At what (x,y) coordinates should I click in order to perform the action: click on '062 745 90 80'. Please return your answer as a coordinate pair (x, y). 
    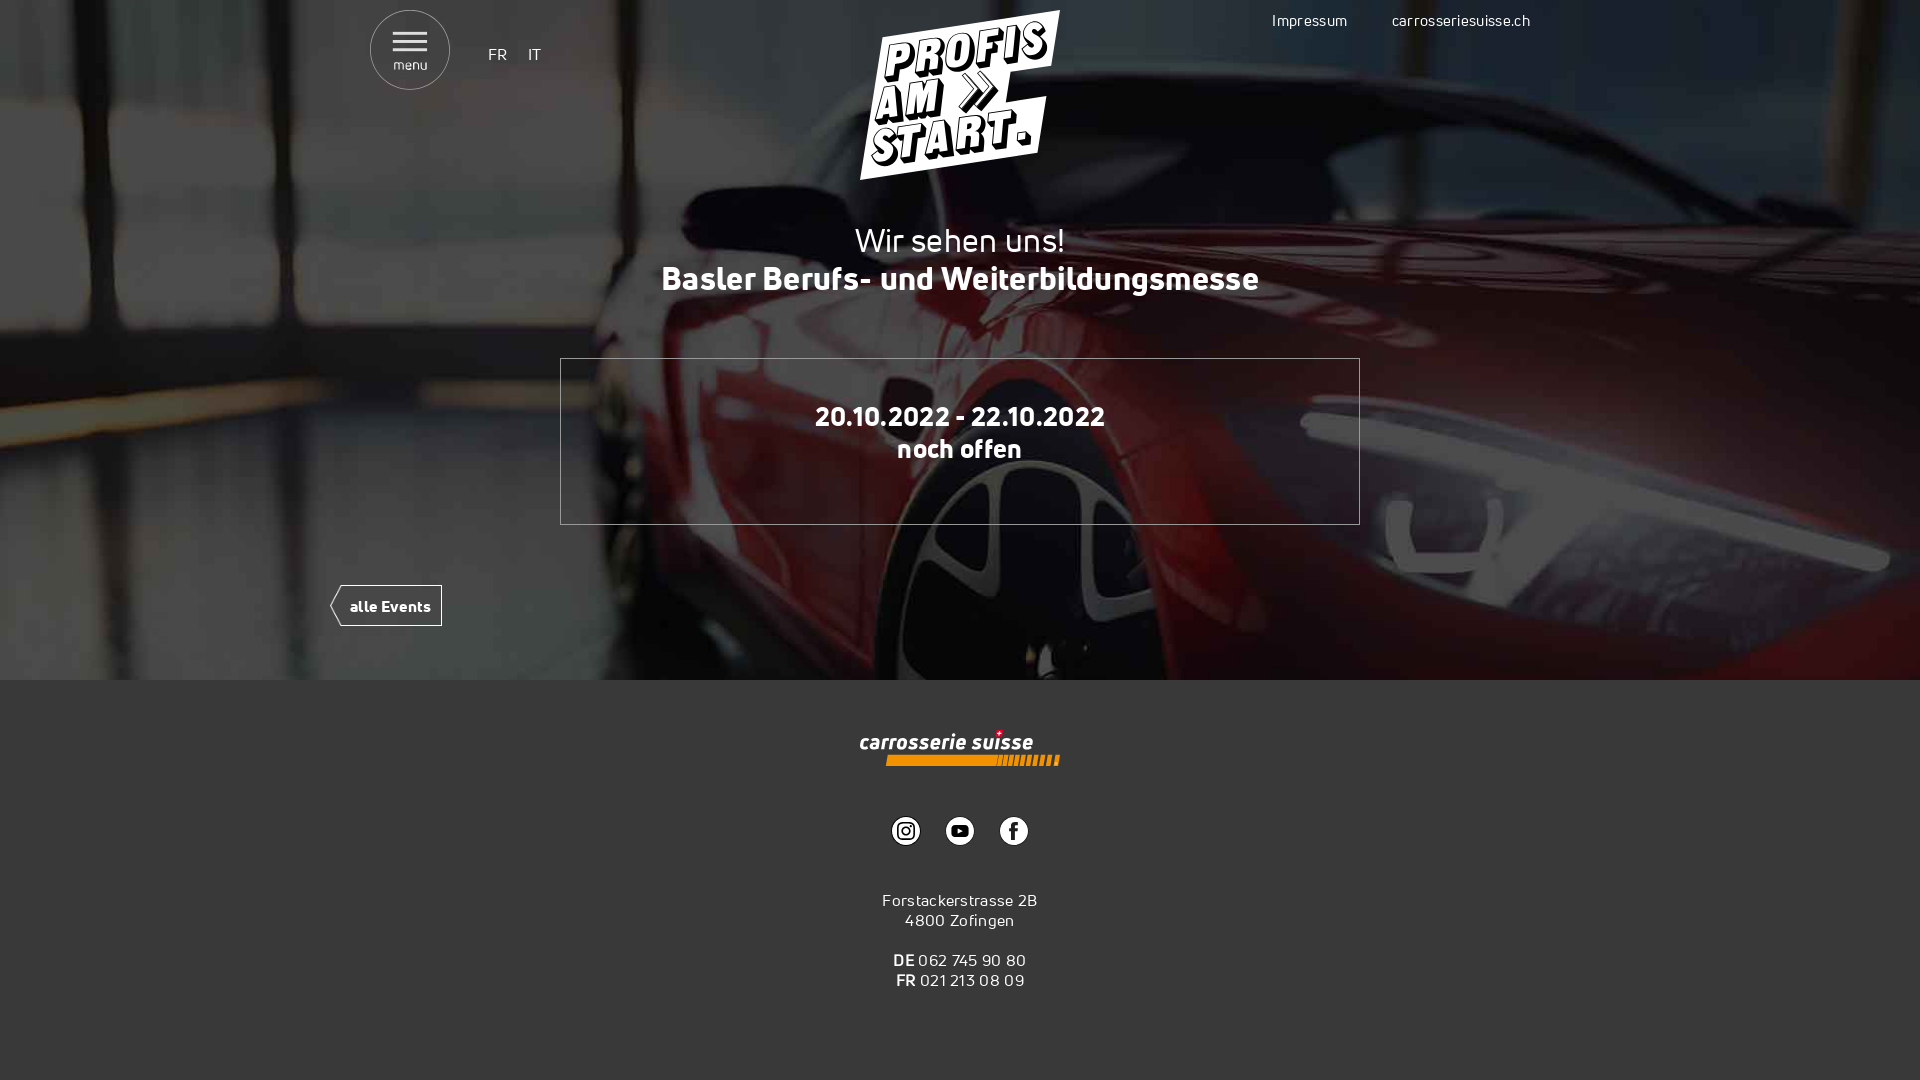
    Looking at the image, I should click on (972, 959).